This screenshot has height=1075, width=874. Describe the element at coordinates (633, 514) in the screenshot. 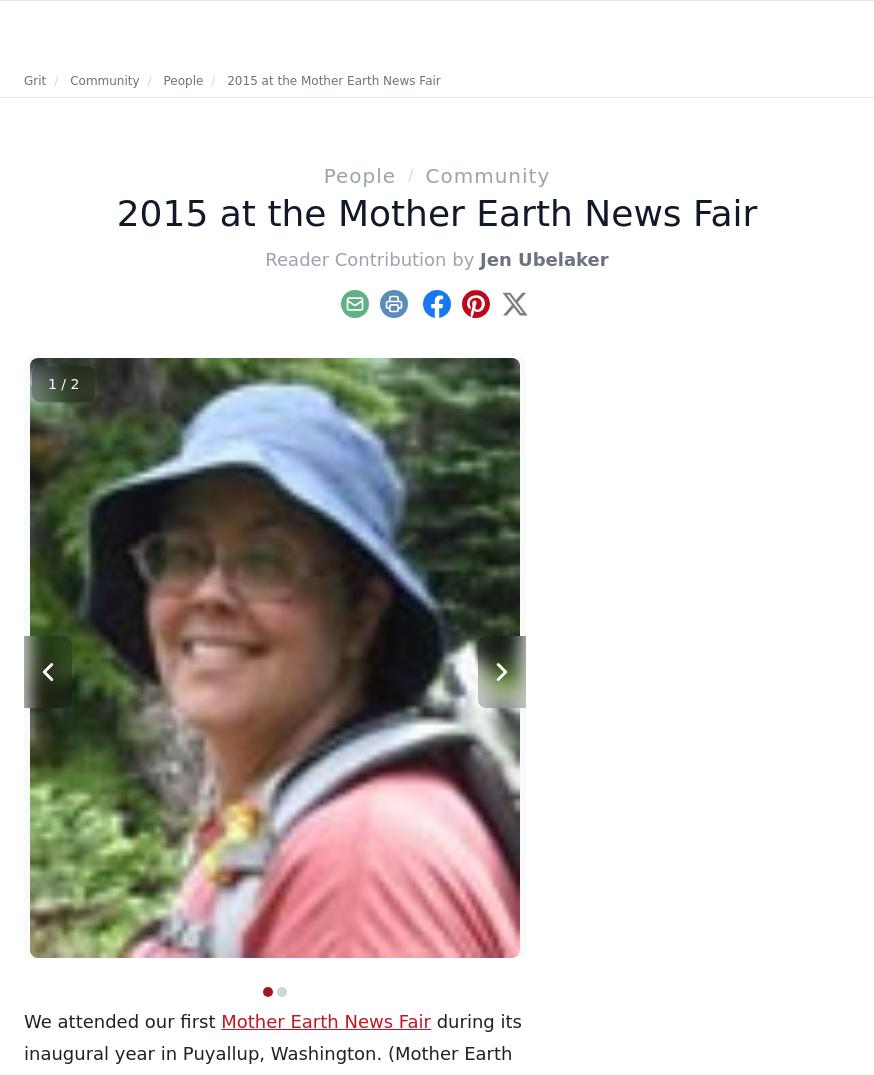

I see `'Easy Plants for Kids to Grow'` at that location.